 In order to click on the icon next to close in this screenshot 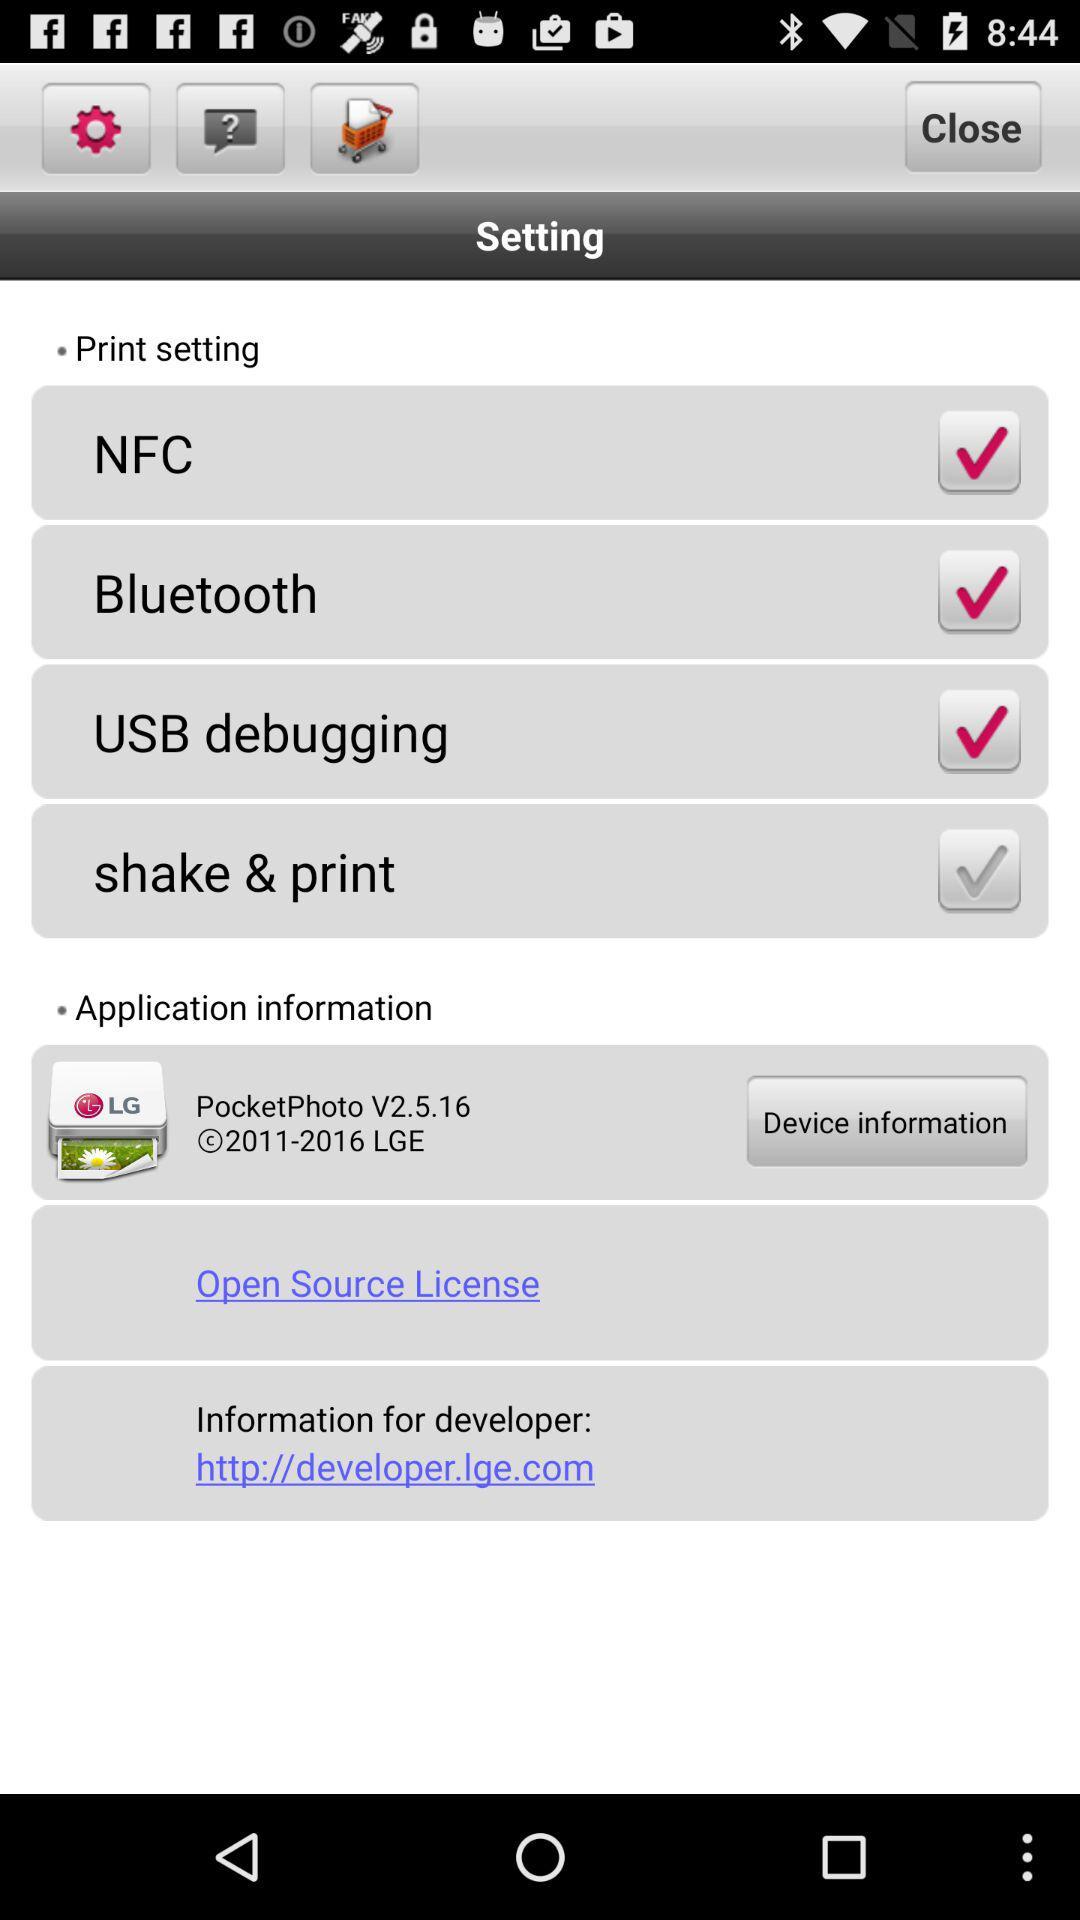, I will do `click(362, 126)`.